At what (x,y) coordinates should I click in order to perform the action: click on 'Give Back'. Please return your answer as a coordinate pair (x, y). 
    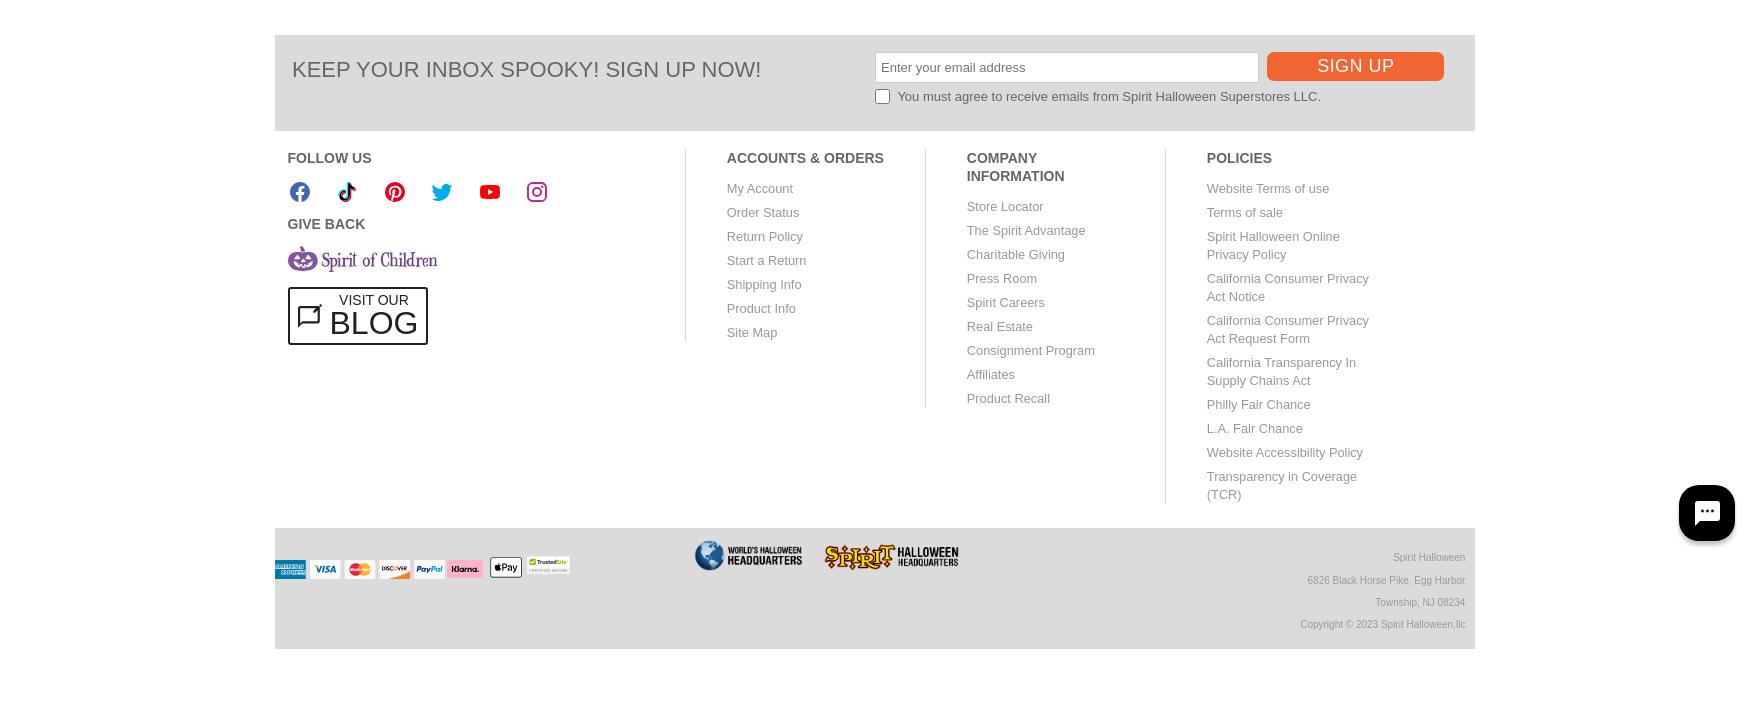
    Looking at the image, I should click on (326, 222).